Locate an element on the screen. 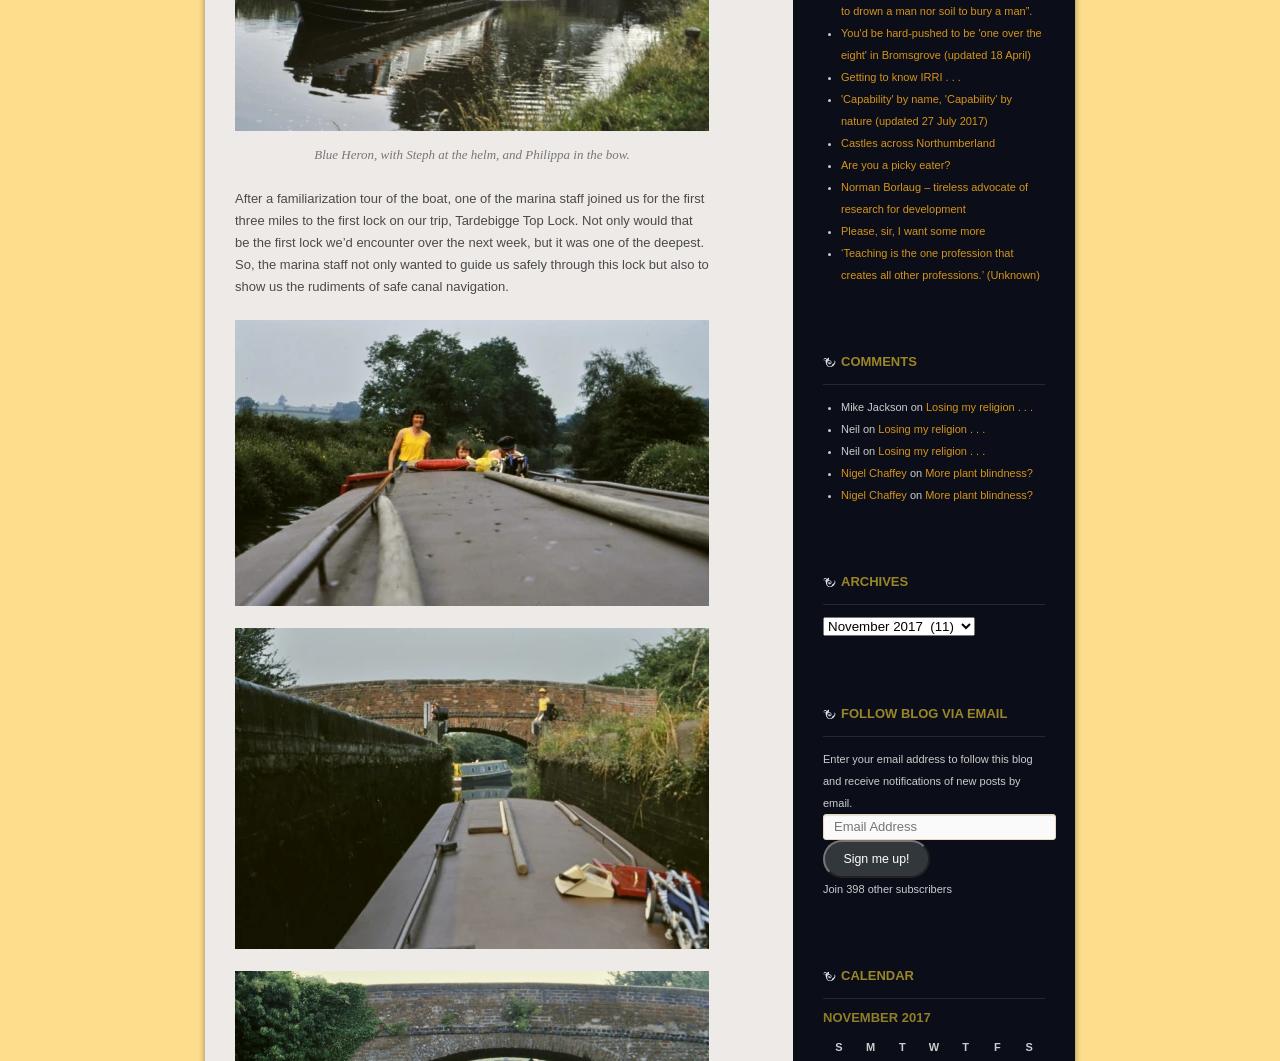 Image resolution: width=1280 pixels, height=1061 pixels. 'After a familiarization tour of the boat, one of the marina staff joined us for the first three miles to the first lock on our trip, Tardebigge Top Lock. Not only would that be the first lock we’d encounter over the next week, but it was one of the deepest. So, the marina staff not only wanted to guide us safely through this lock but also to show us the rudiments of safe canal navigation.' is located at coordinates (470, 240).